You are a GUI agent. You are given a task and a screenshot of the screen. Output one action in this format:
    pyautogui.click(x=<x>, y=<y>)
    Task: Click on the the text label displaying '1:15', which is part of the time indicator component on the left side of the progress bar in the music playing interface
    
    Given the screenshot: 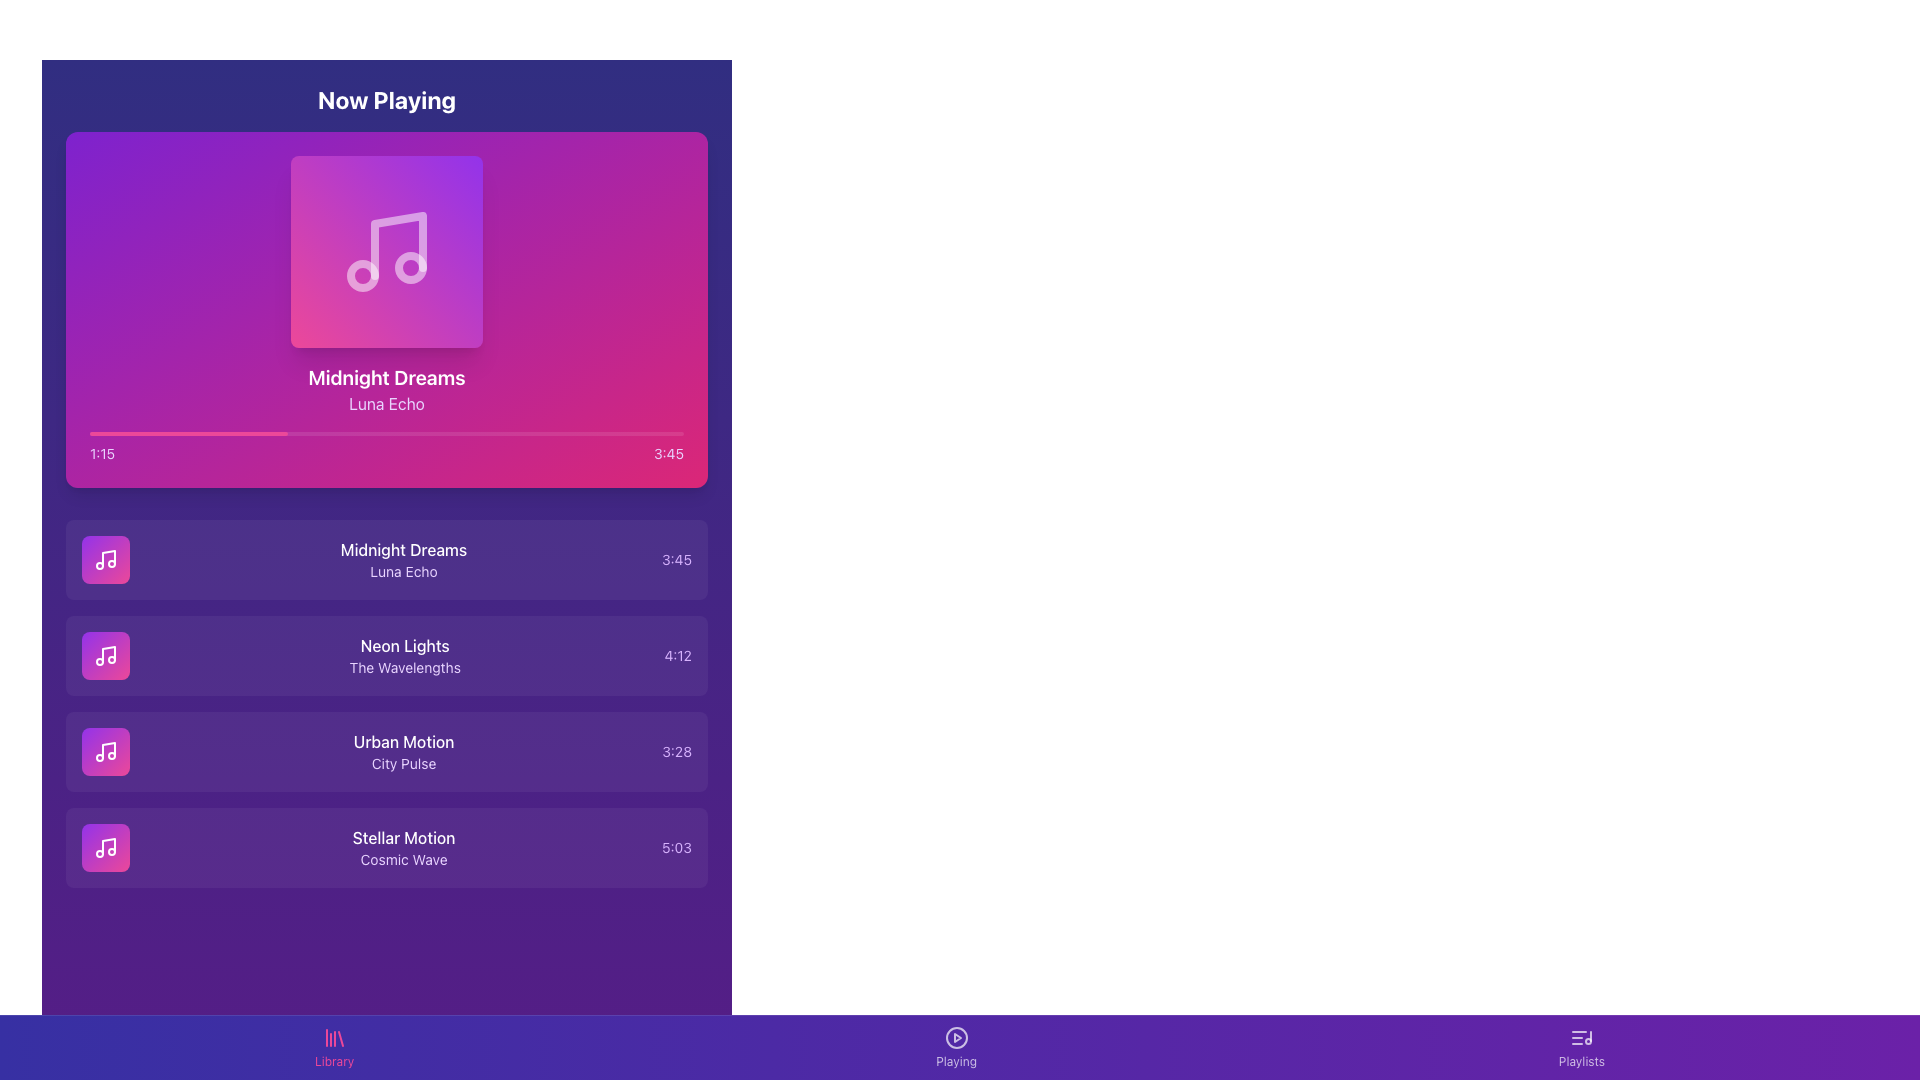 What is the action you would take?
    pyautogui.click(x=101, y=454)
    